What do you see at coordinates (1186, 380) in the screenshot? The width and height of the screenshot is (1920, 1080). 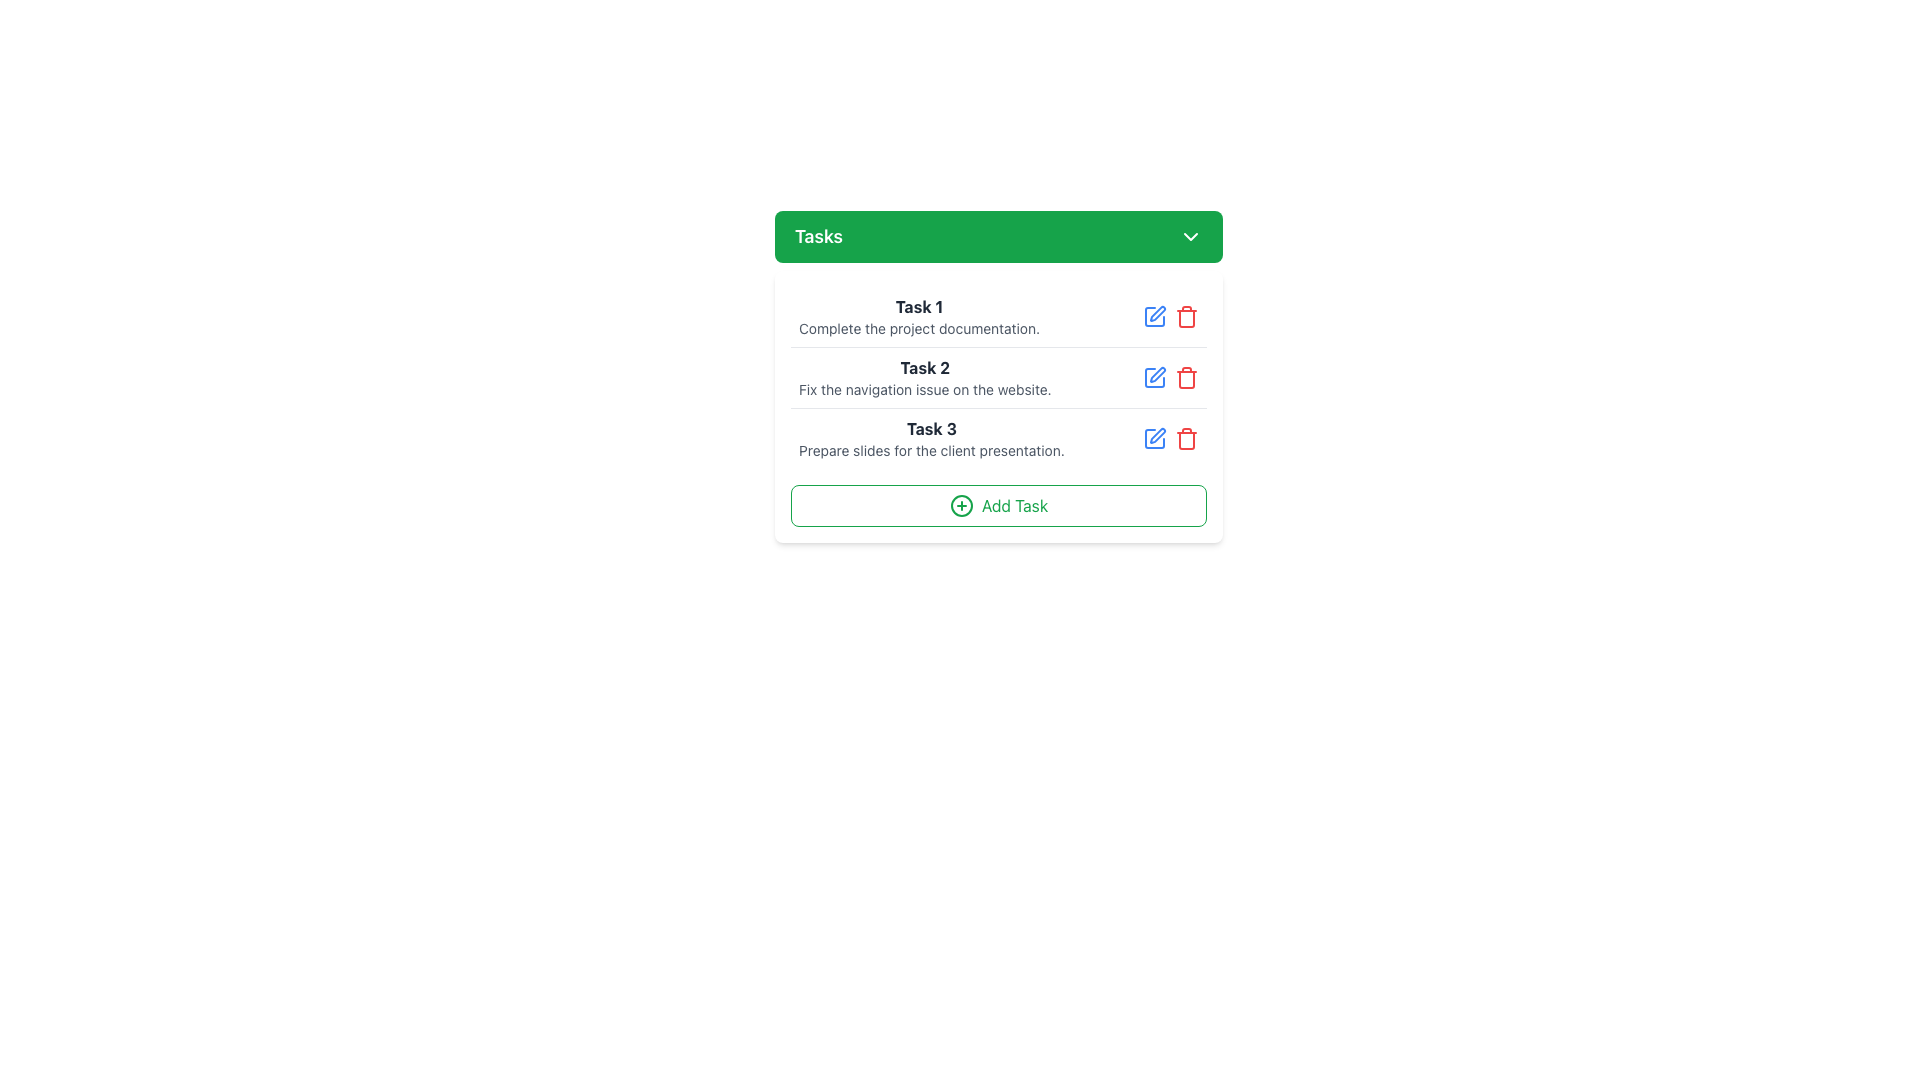 I see `the central portion of the trash bin icon, which is represented by the Icon component that signifies delete functionality` at bounding box center [1186, 380].